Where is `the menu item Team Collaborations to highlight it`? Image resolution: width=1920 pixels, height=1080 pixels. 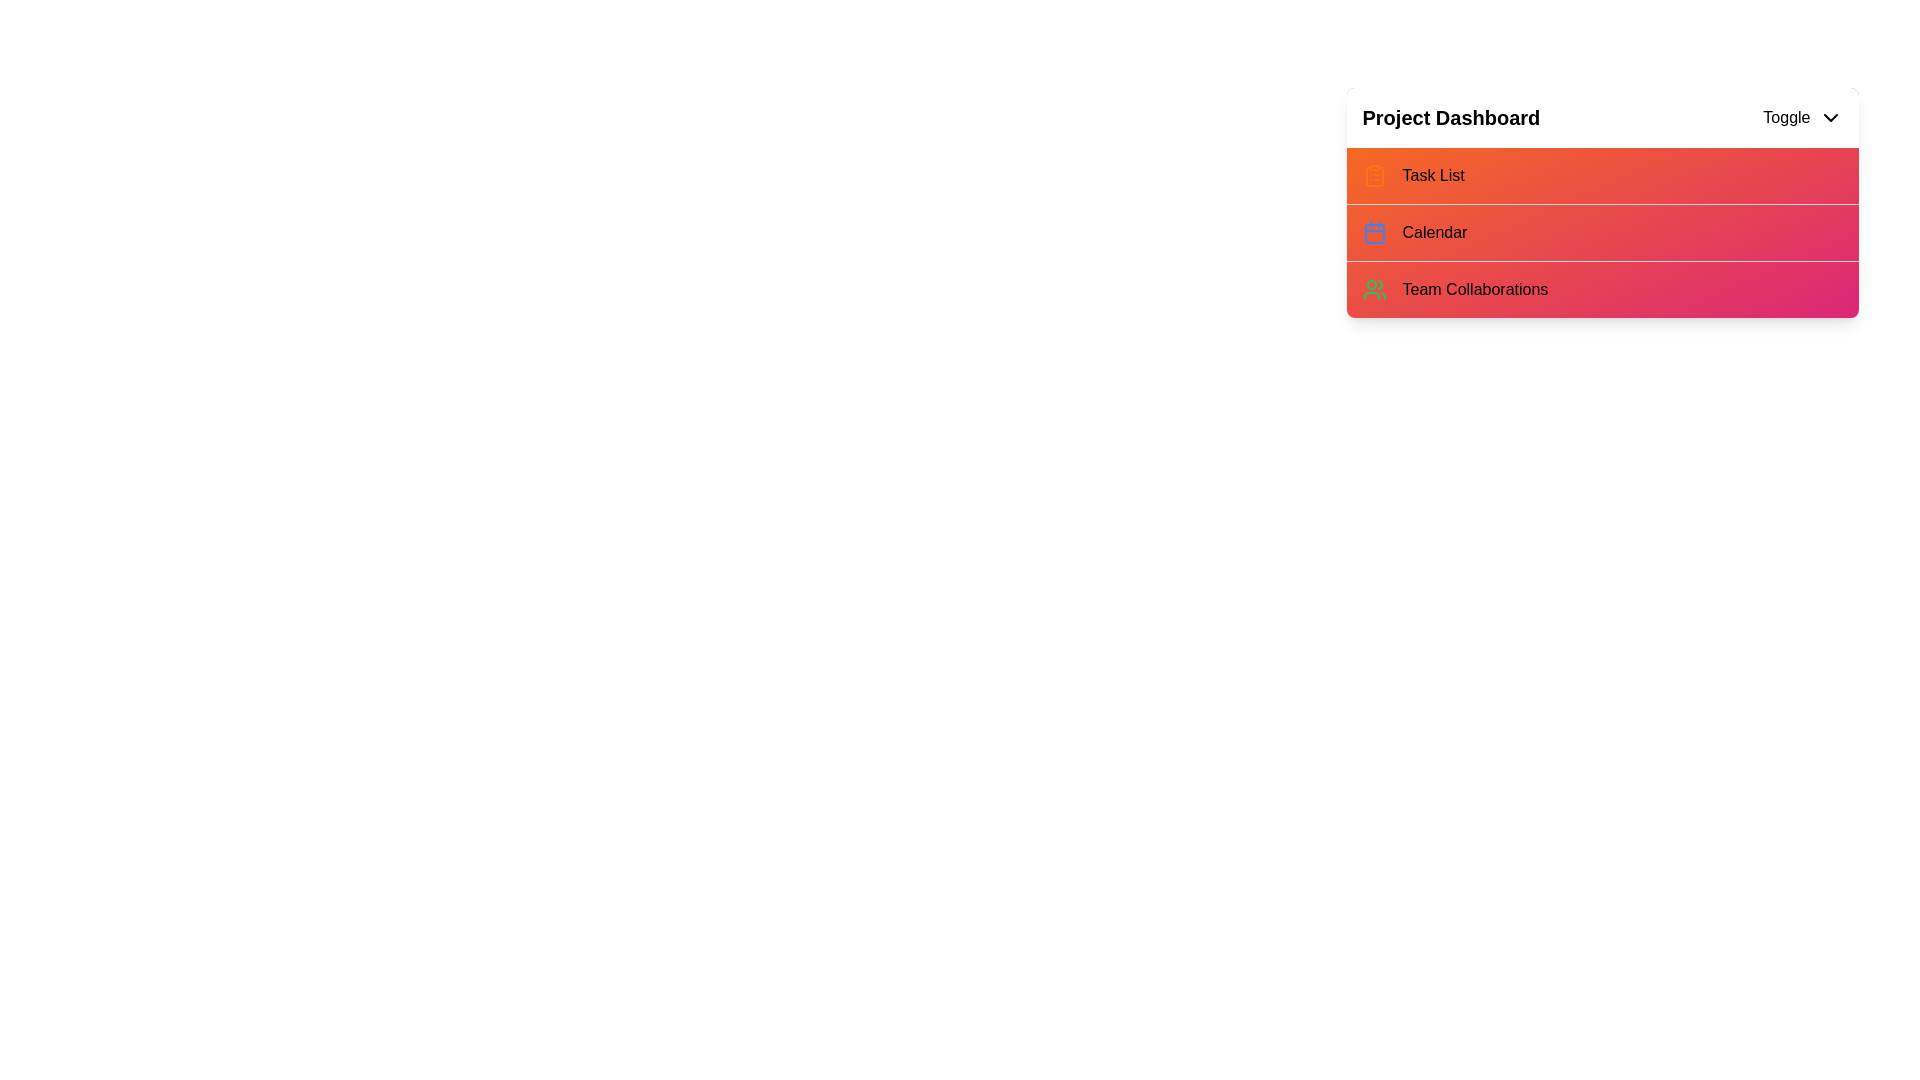
the menu item Team Collaborations to highlight it is located at coordinates (1401, 289).